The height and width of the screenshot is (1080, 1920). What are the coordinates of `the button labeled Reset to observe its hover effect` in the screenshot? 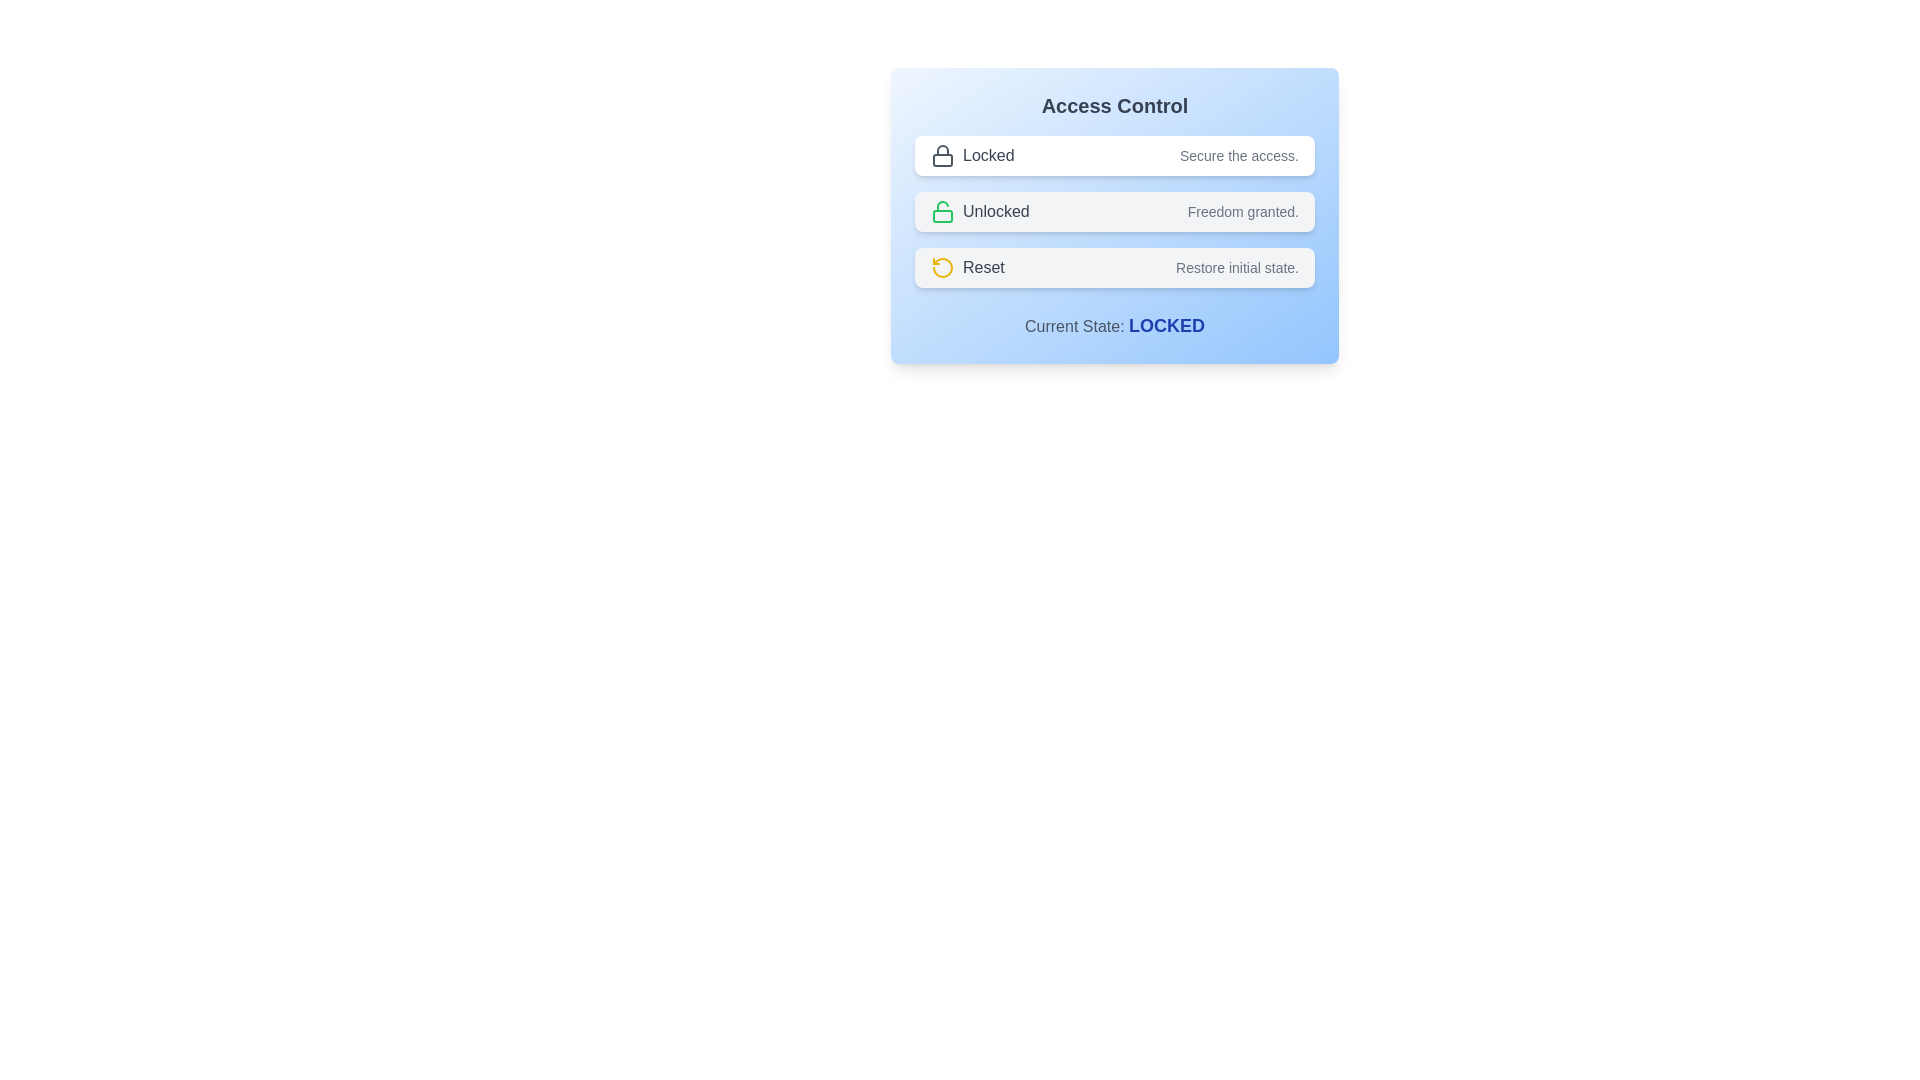 It's located at (1113, 266).